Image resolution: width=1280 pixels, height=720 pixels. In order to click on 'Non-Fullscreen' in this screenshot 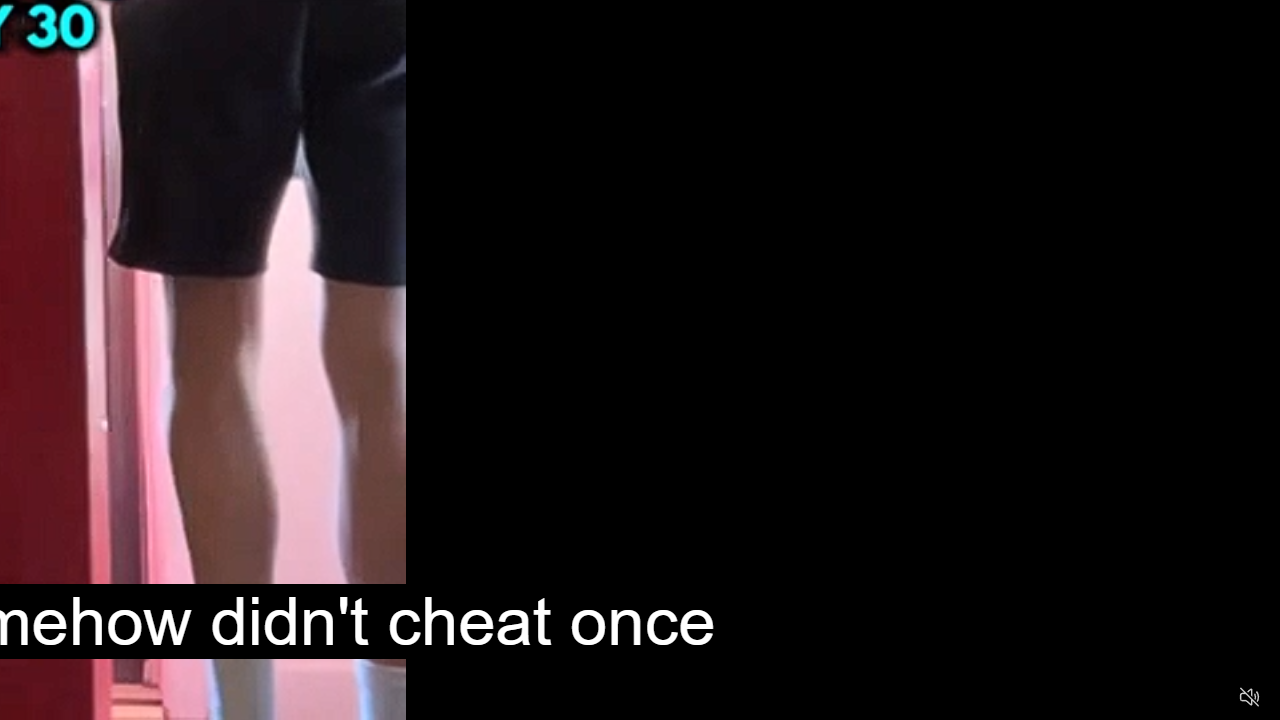, I will do `click(1210, 696)`.